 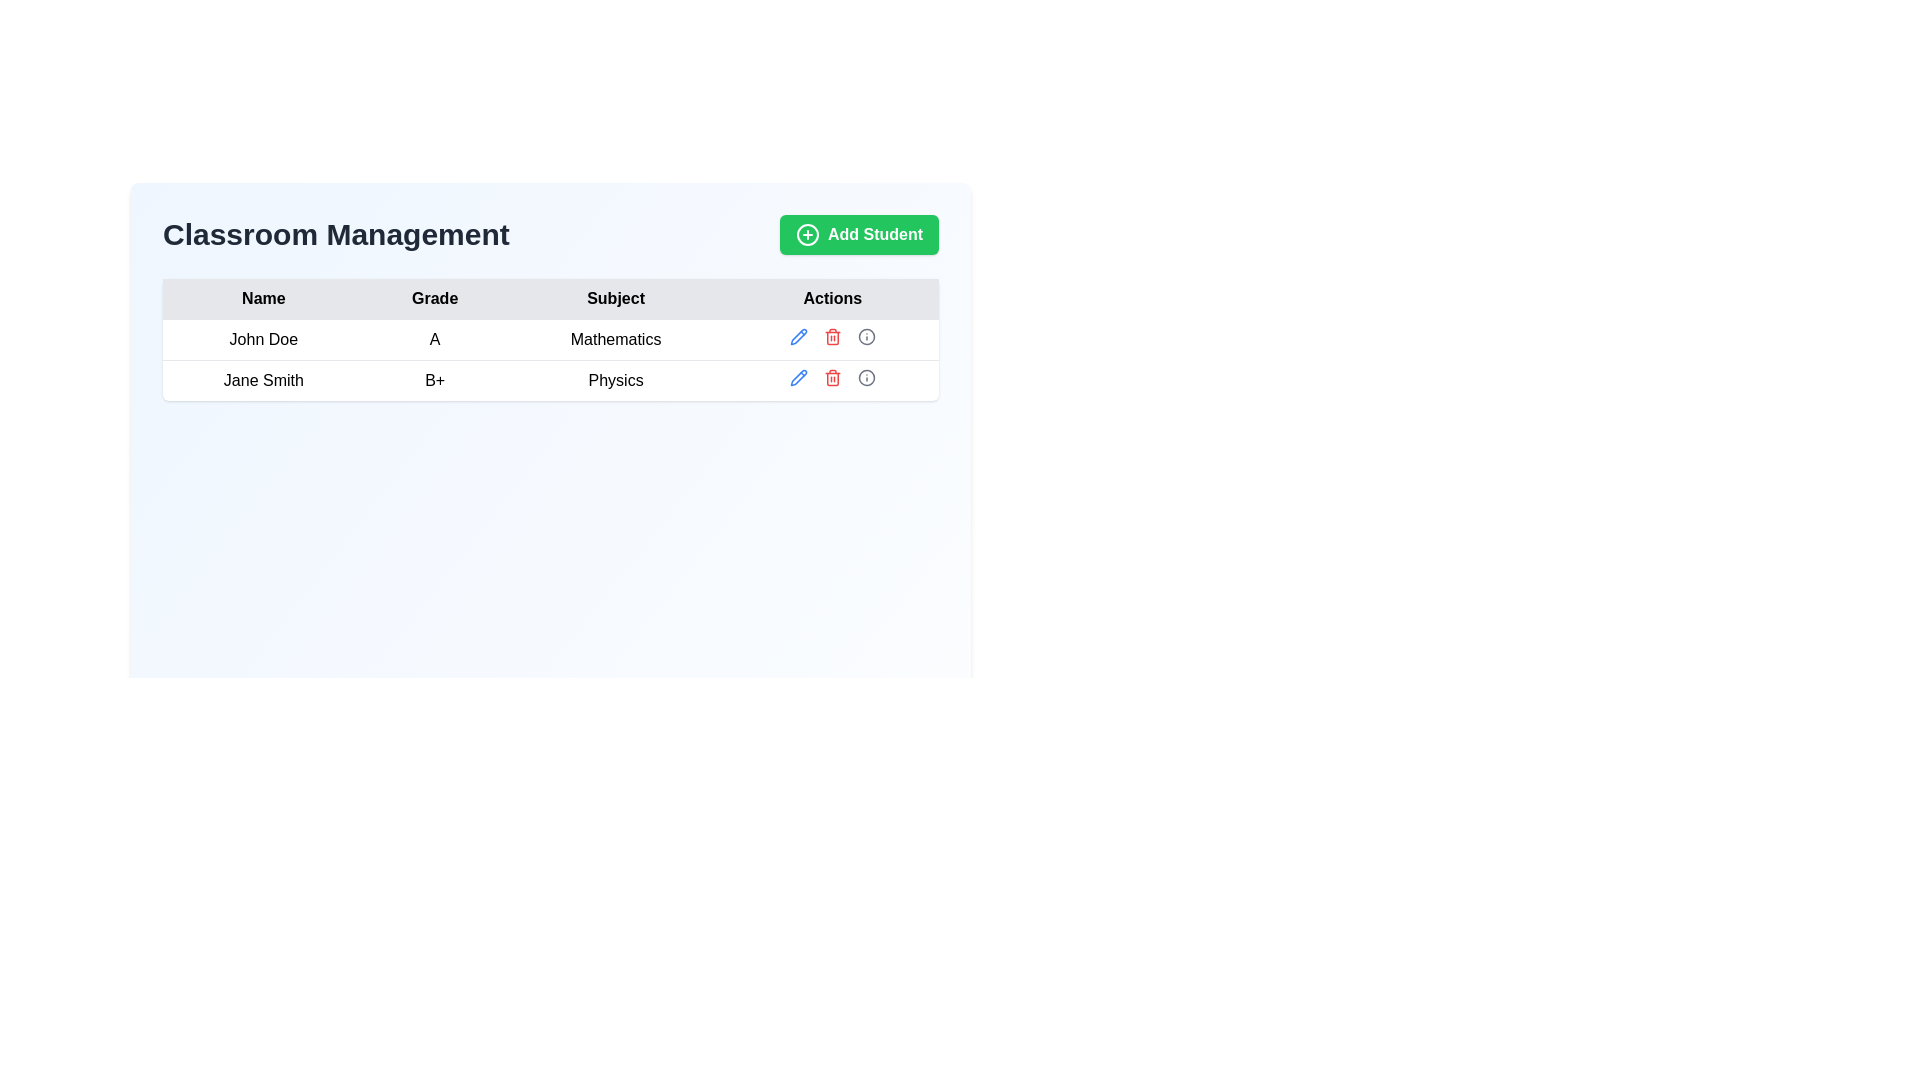 I want to click on the grade indicator text 'A' displayed in the second column of the first row under the 'Grade' column in the table for 'Classroom Management', so click(x=434, y=338).